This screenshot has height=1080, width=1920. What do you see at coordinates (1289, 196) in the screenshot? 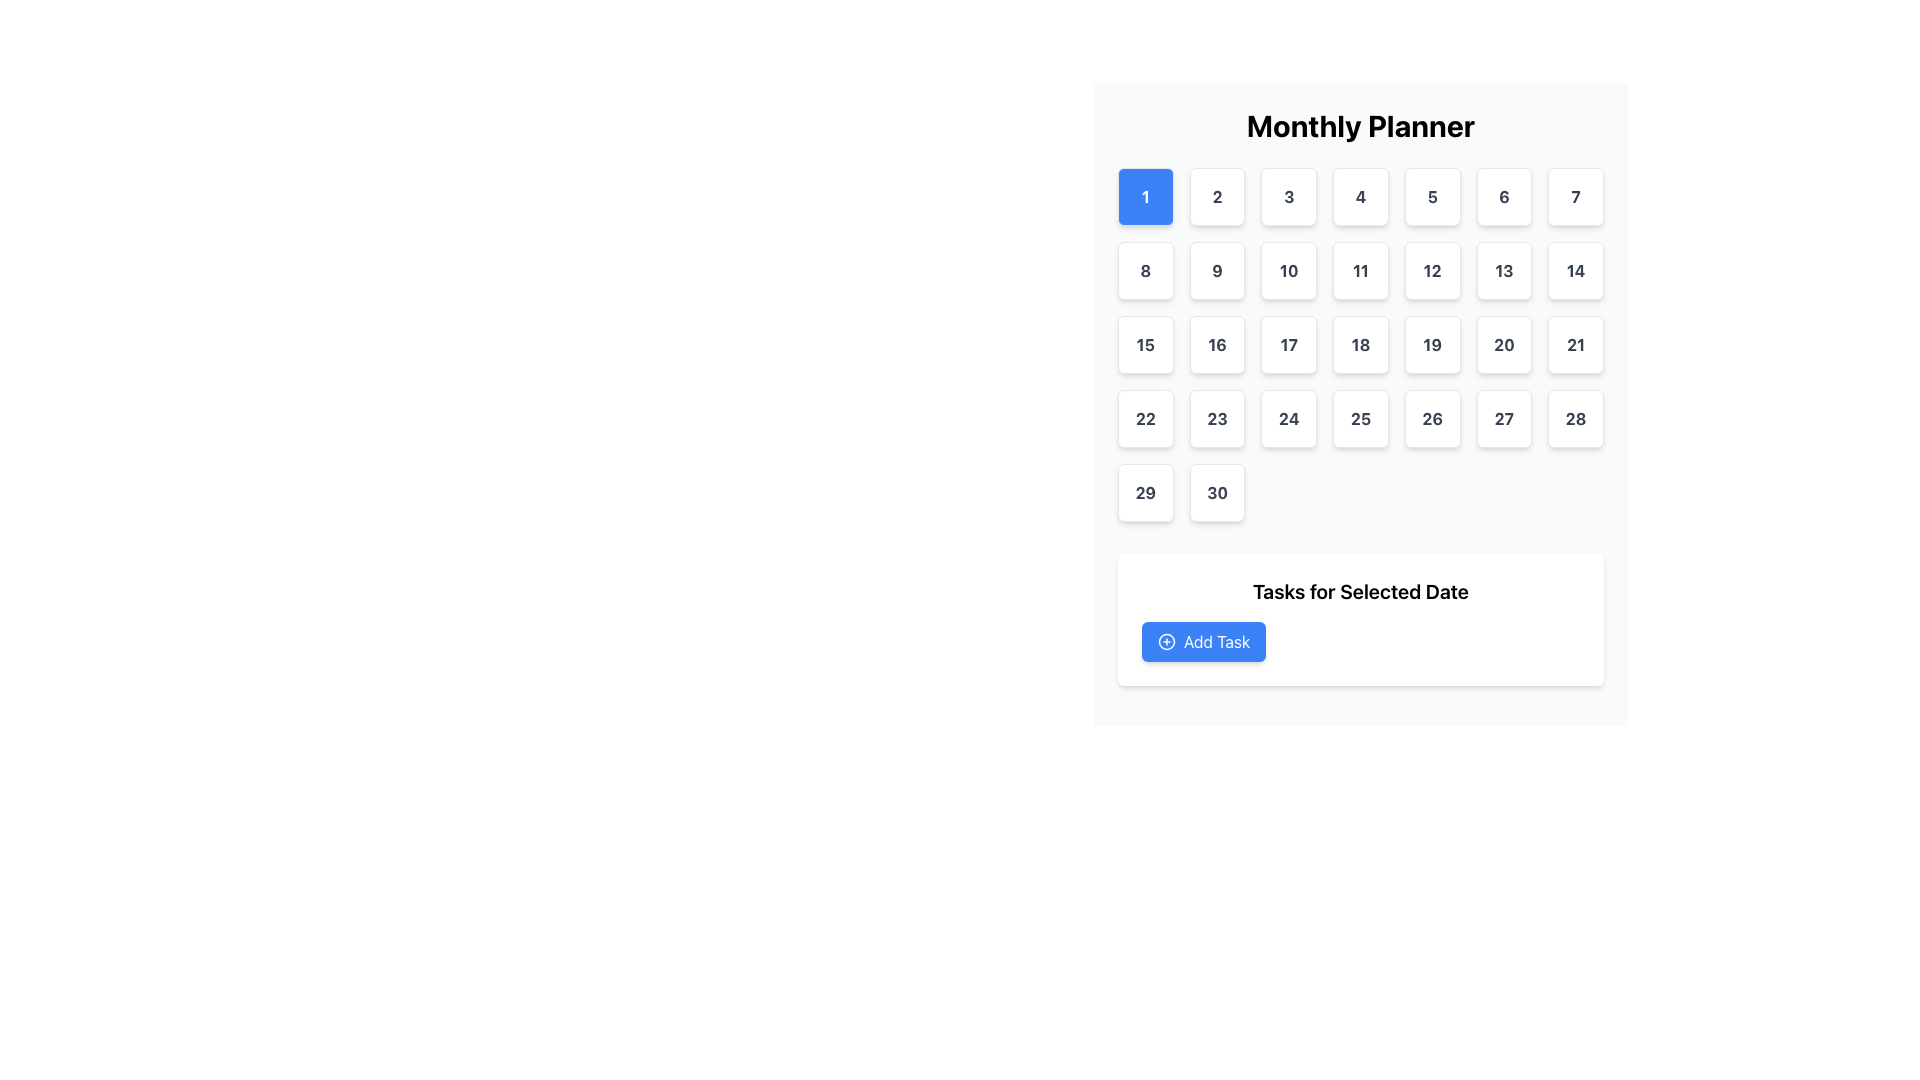
I see `the square-shaped button with a white background and the text '3' in a dark color, located in the first row of the calendar grid under the 'Monthly Planner' heading` at bounding box center [1289, 196].